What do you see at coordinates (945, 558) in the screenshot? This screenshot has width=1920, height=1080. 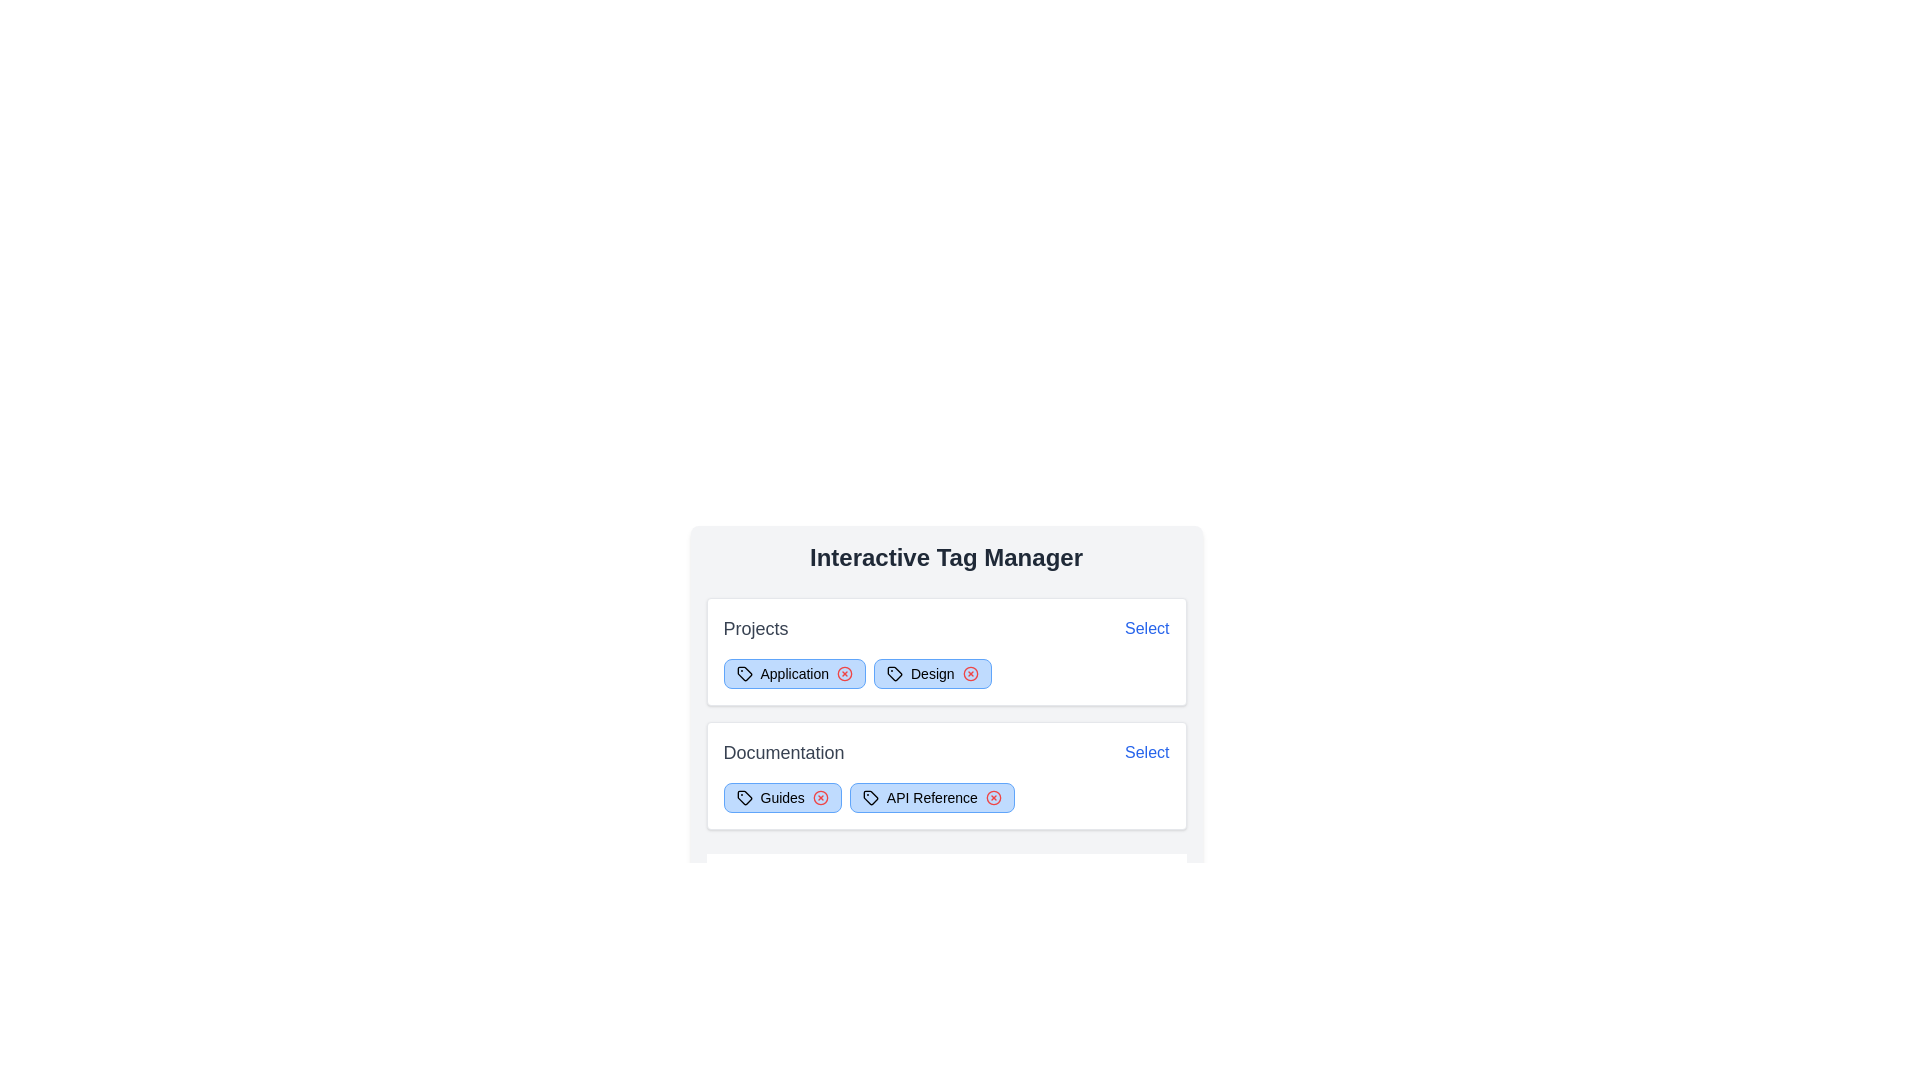 I see `the 'Interactive Tag Manager' text label, which is bold and gray, centered within a white background in a rounded card with a light gray background` at bounding box center [945, 558].